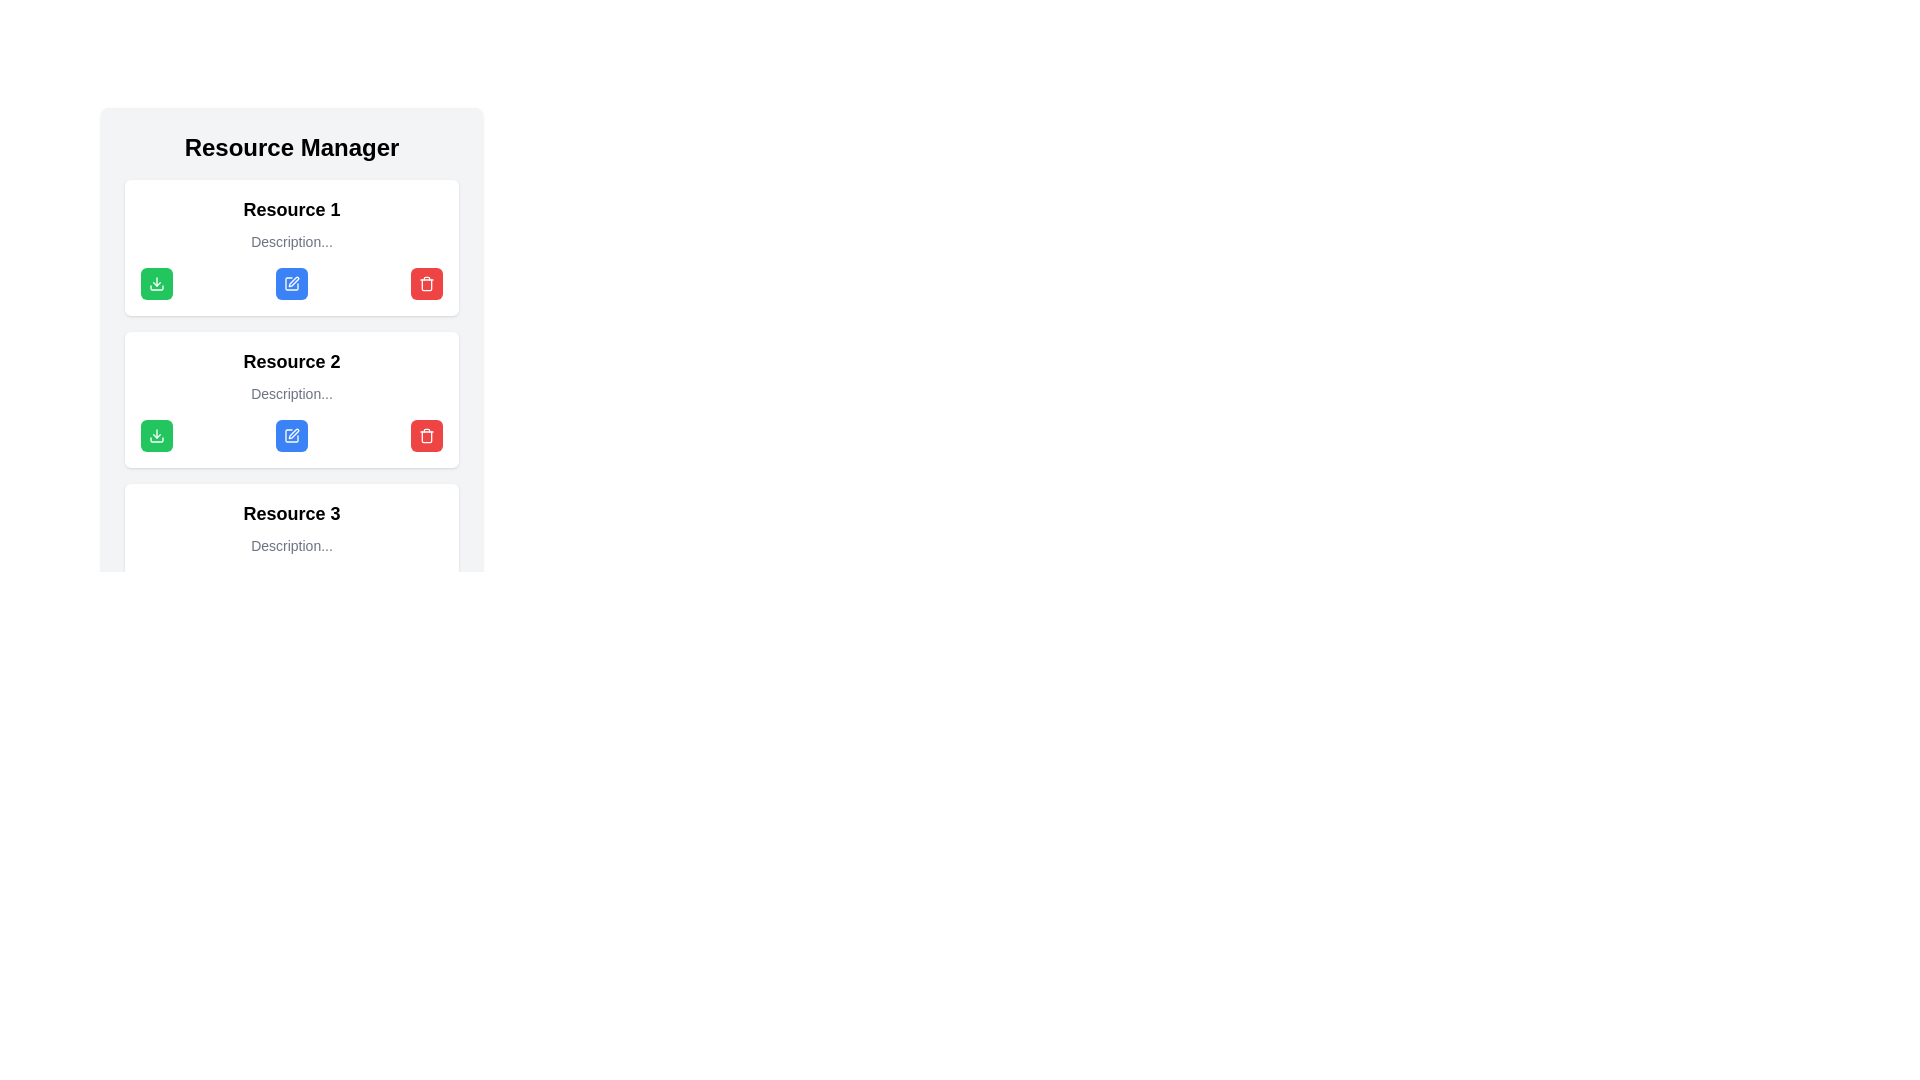 The image size is (1920, 1080). What do you see at coordinates (156, 434) in the screenshot?
I see `the first button in the control row for 'Resource 2'` at bounding box center [156, 434].